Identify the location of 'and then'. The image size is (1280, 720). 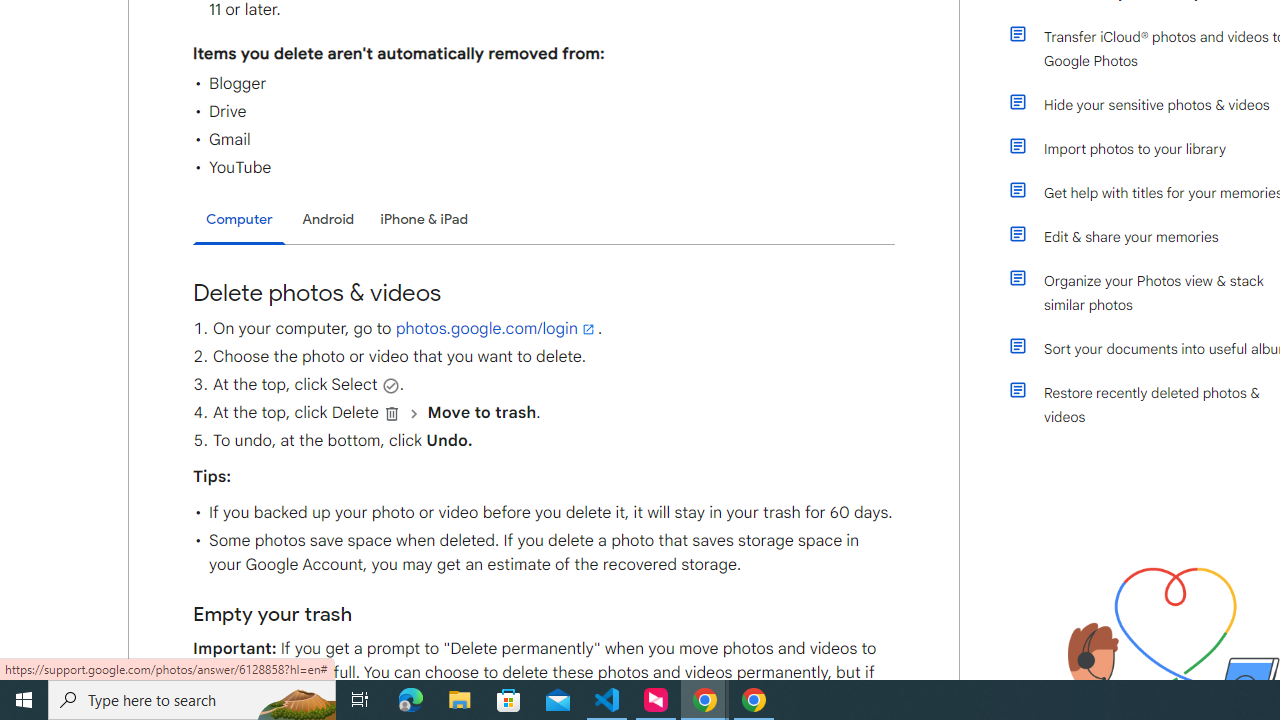
(413, 412).